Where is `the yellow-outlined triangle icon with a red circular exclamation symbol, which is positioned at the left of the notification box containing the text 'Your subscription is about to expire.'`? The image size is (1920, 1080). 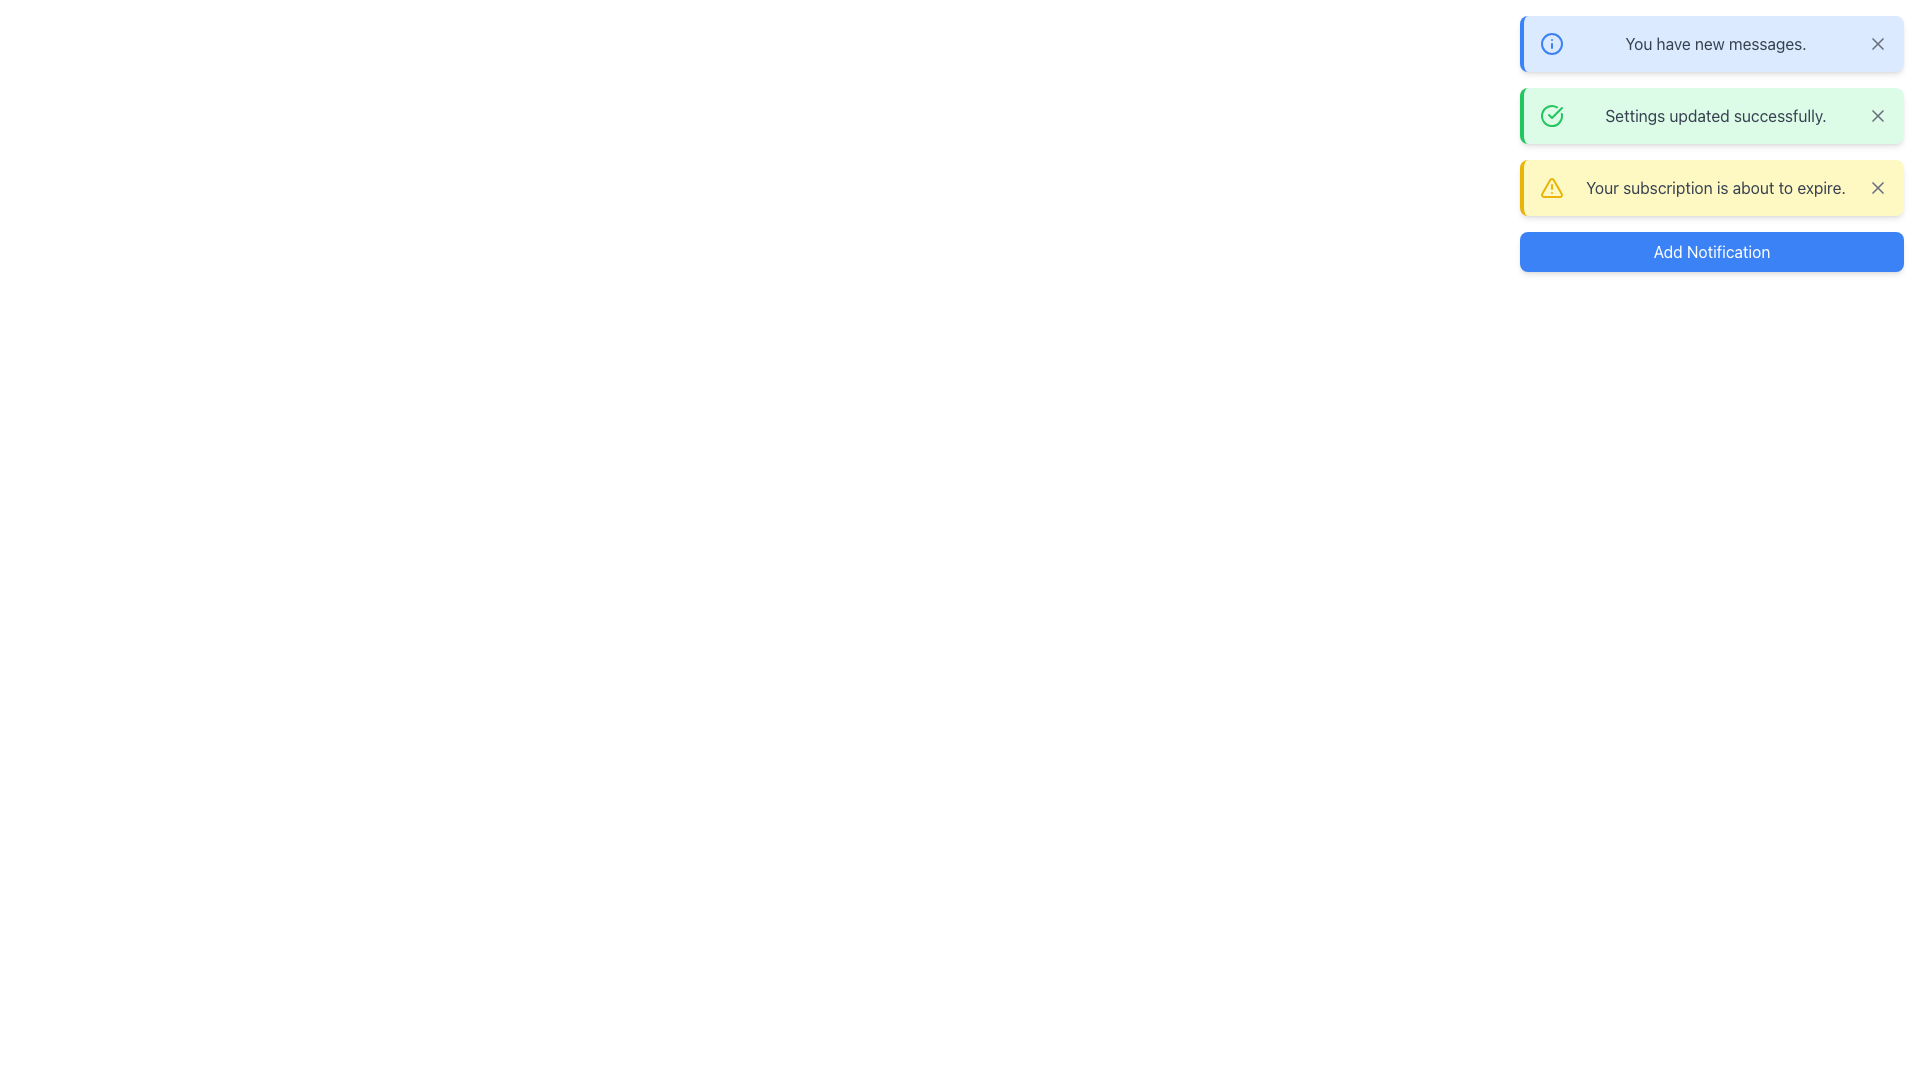 the yellow-outlined triangle icon with a red circular exclamation symbol, which is positioned at the left of the notification box containing the text 'Your subscription is about to expire.' is located at coordinates (1550, 188).